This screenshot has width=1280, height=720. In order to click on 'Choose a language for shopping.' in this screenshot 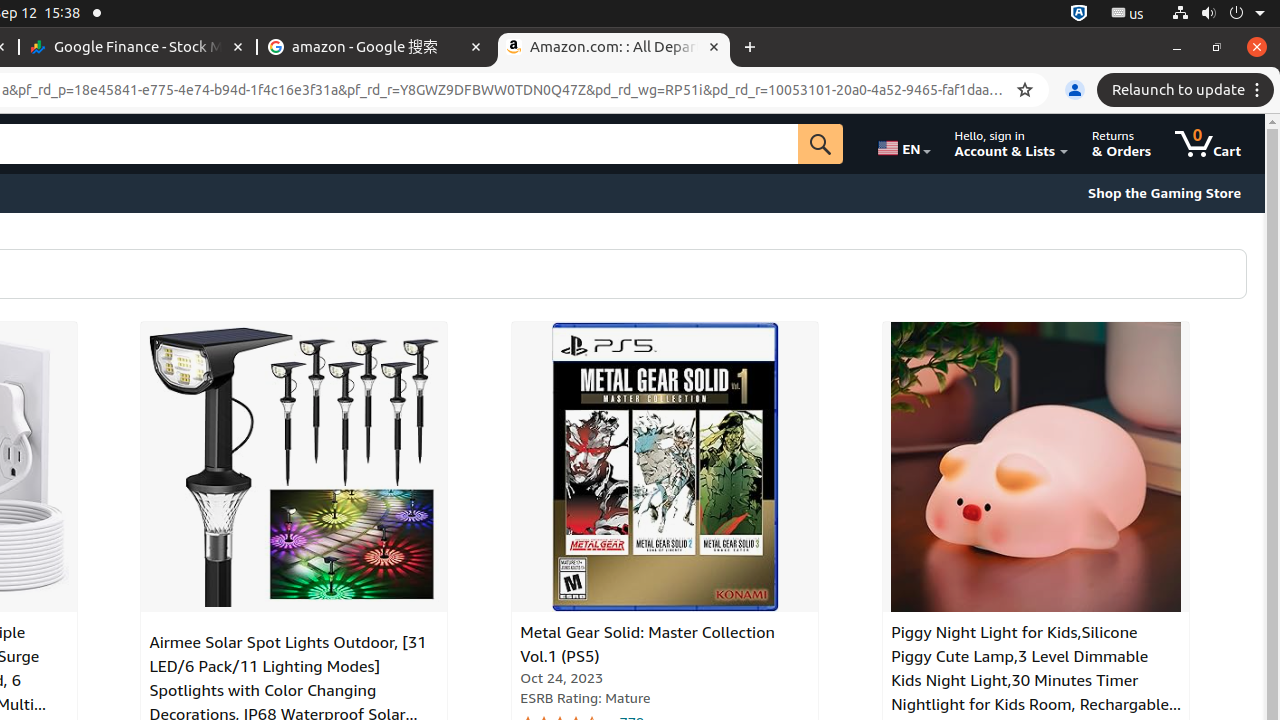, I will do `click(902, 143)`.